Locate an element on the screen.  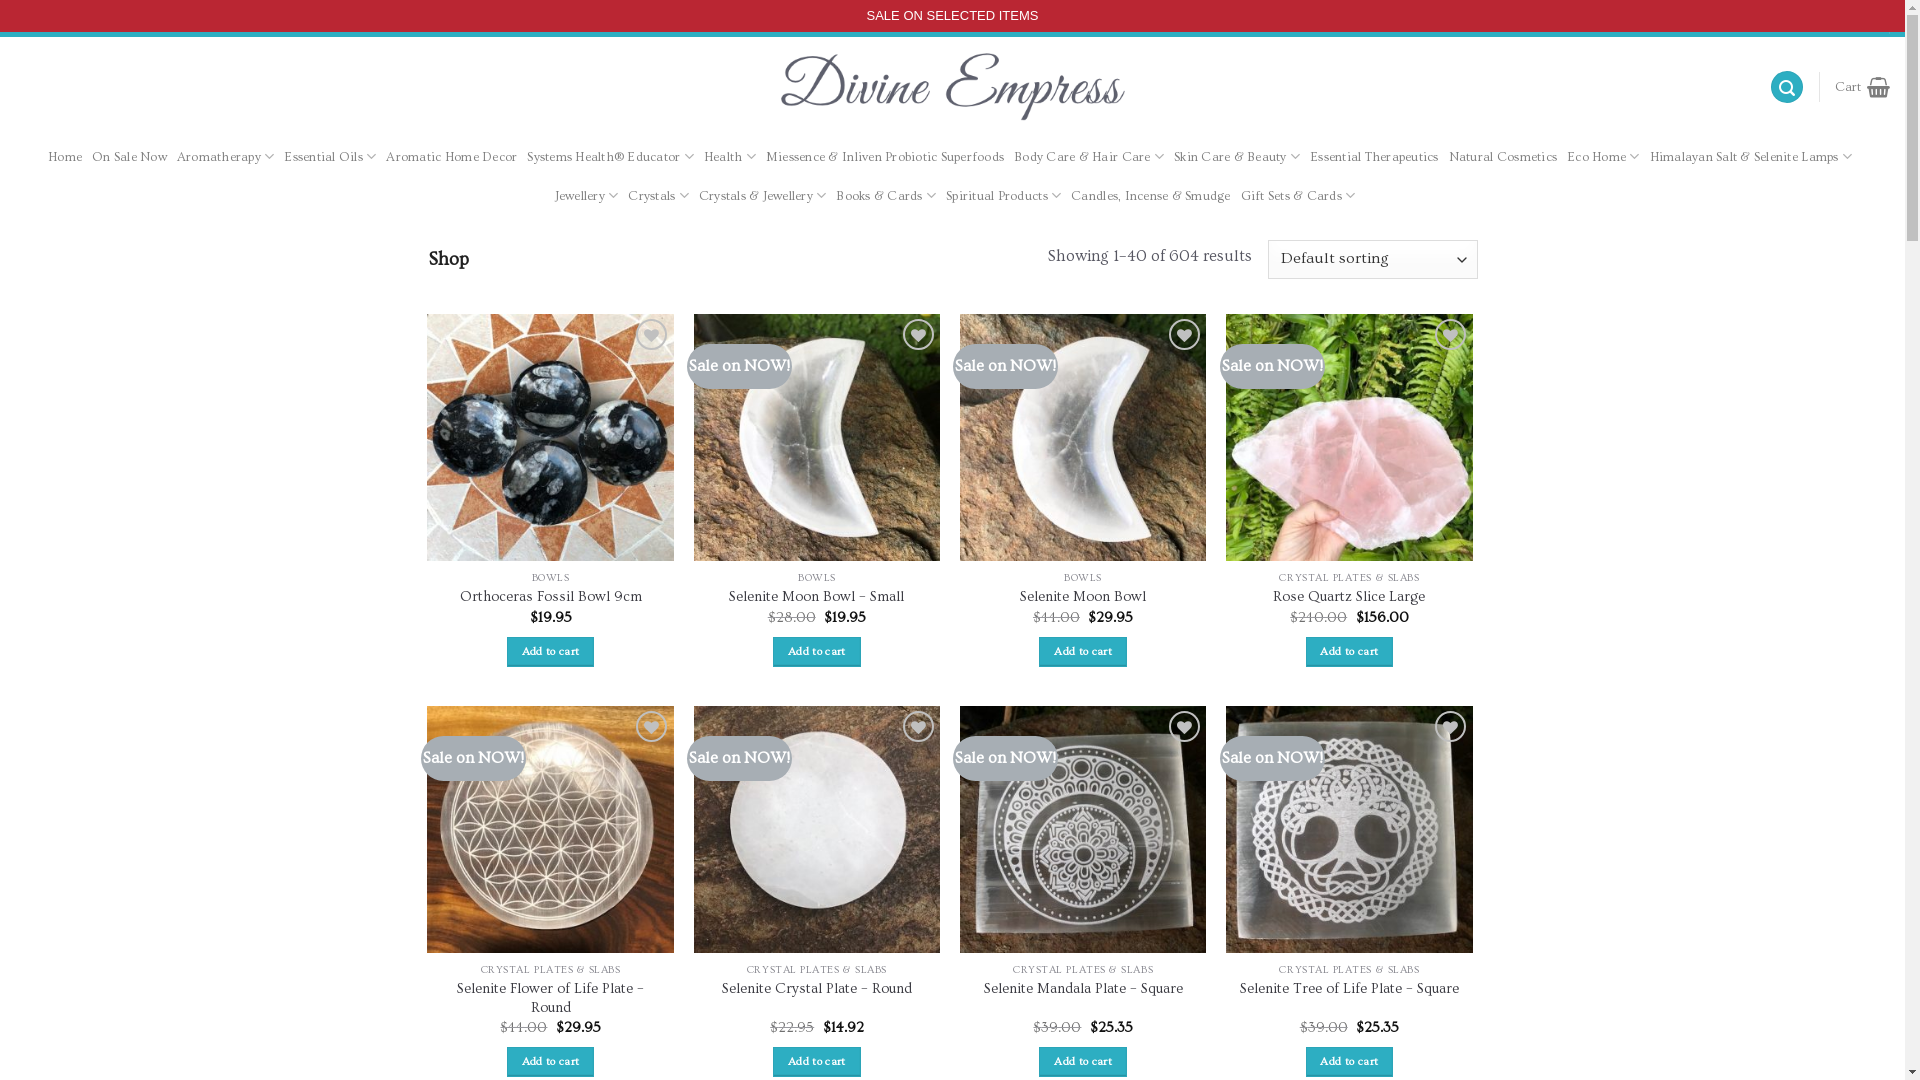
'Eco Home' is located at coordinates (1603, 155).